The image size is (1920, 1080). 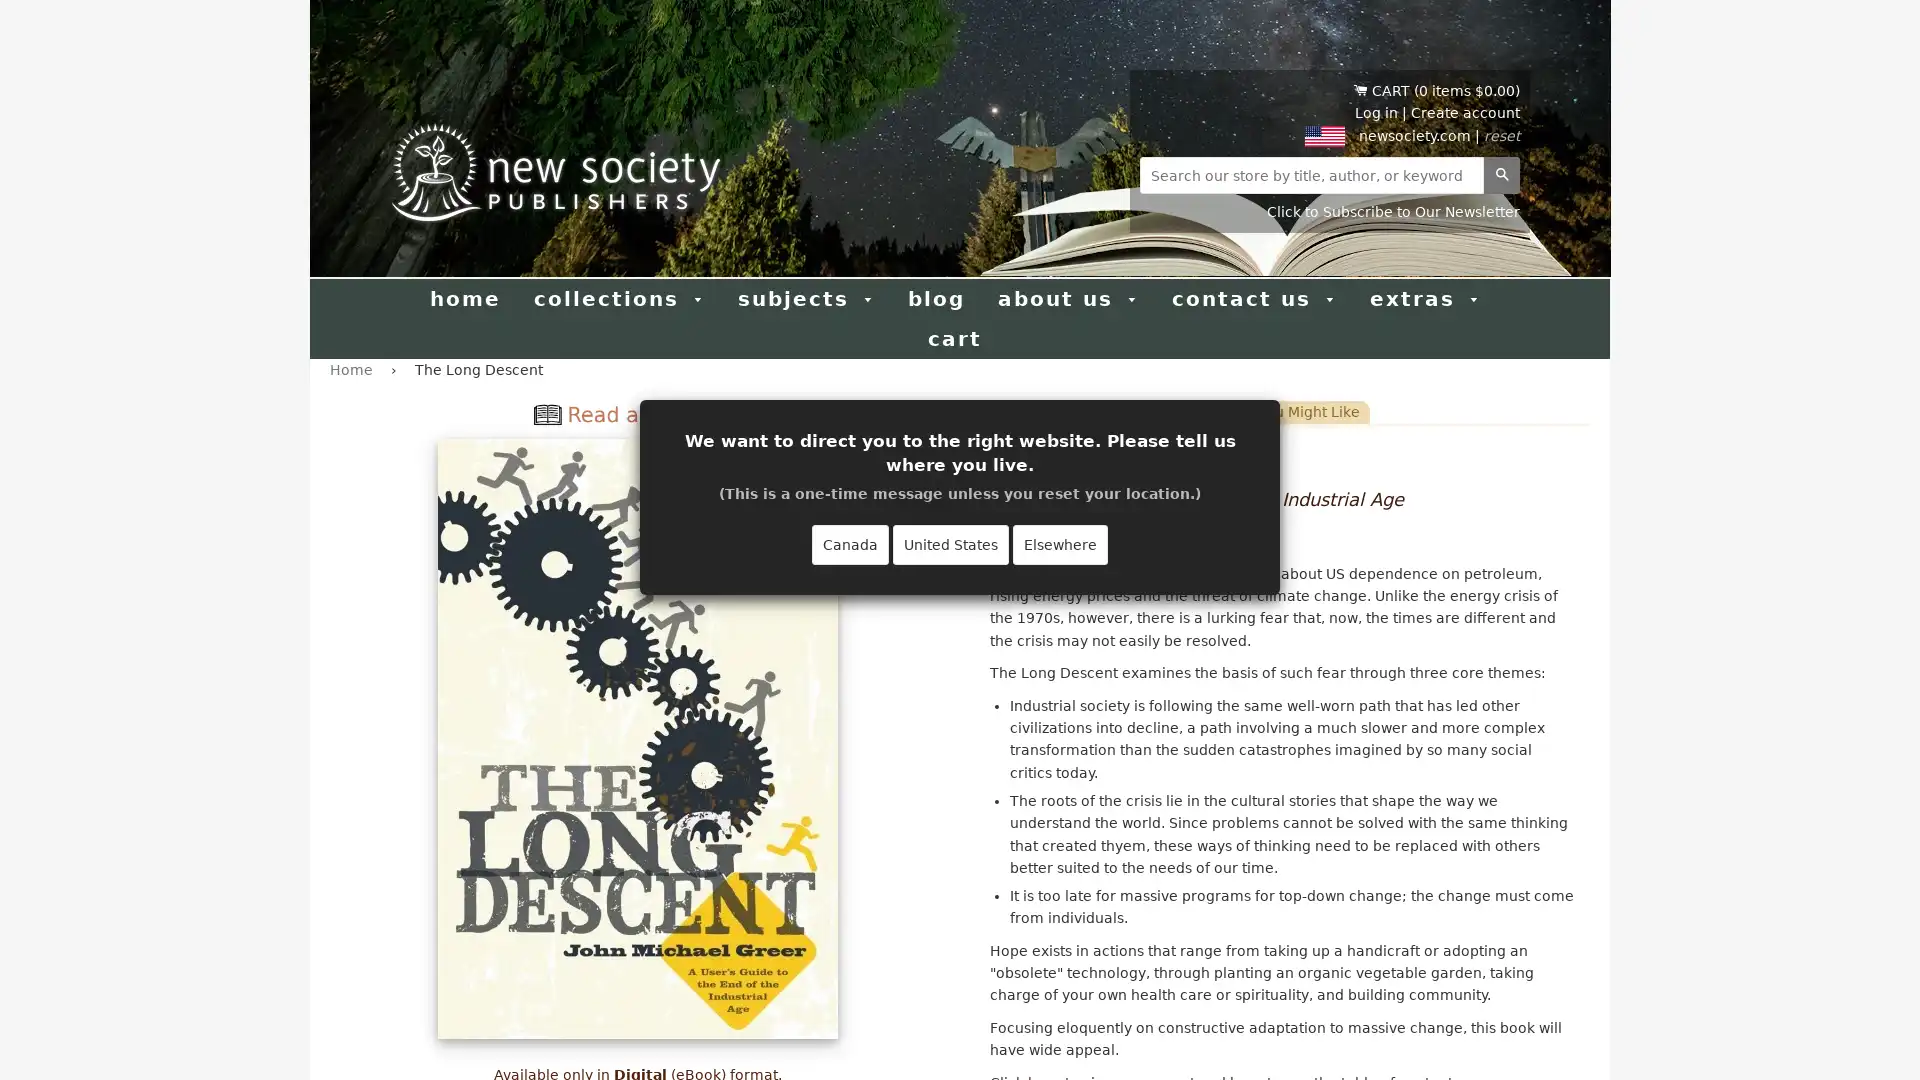 I want to click on Search, so click(x=1502, y=174).